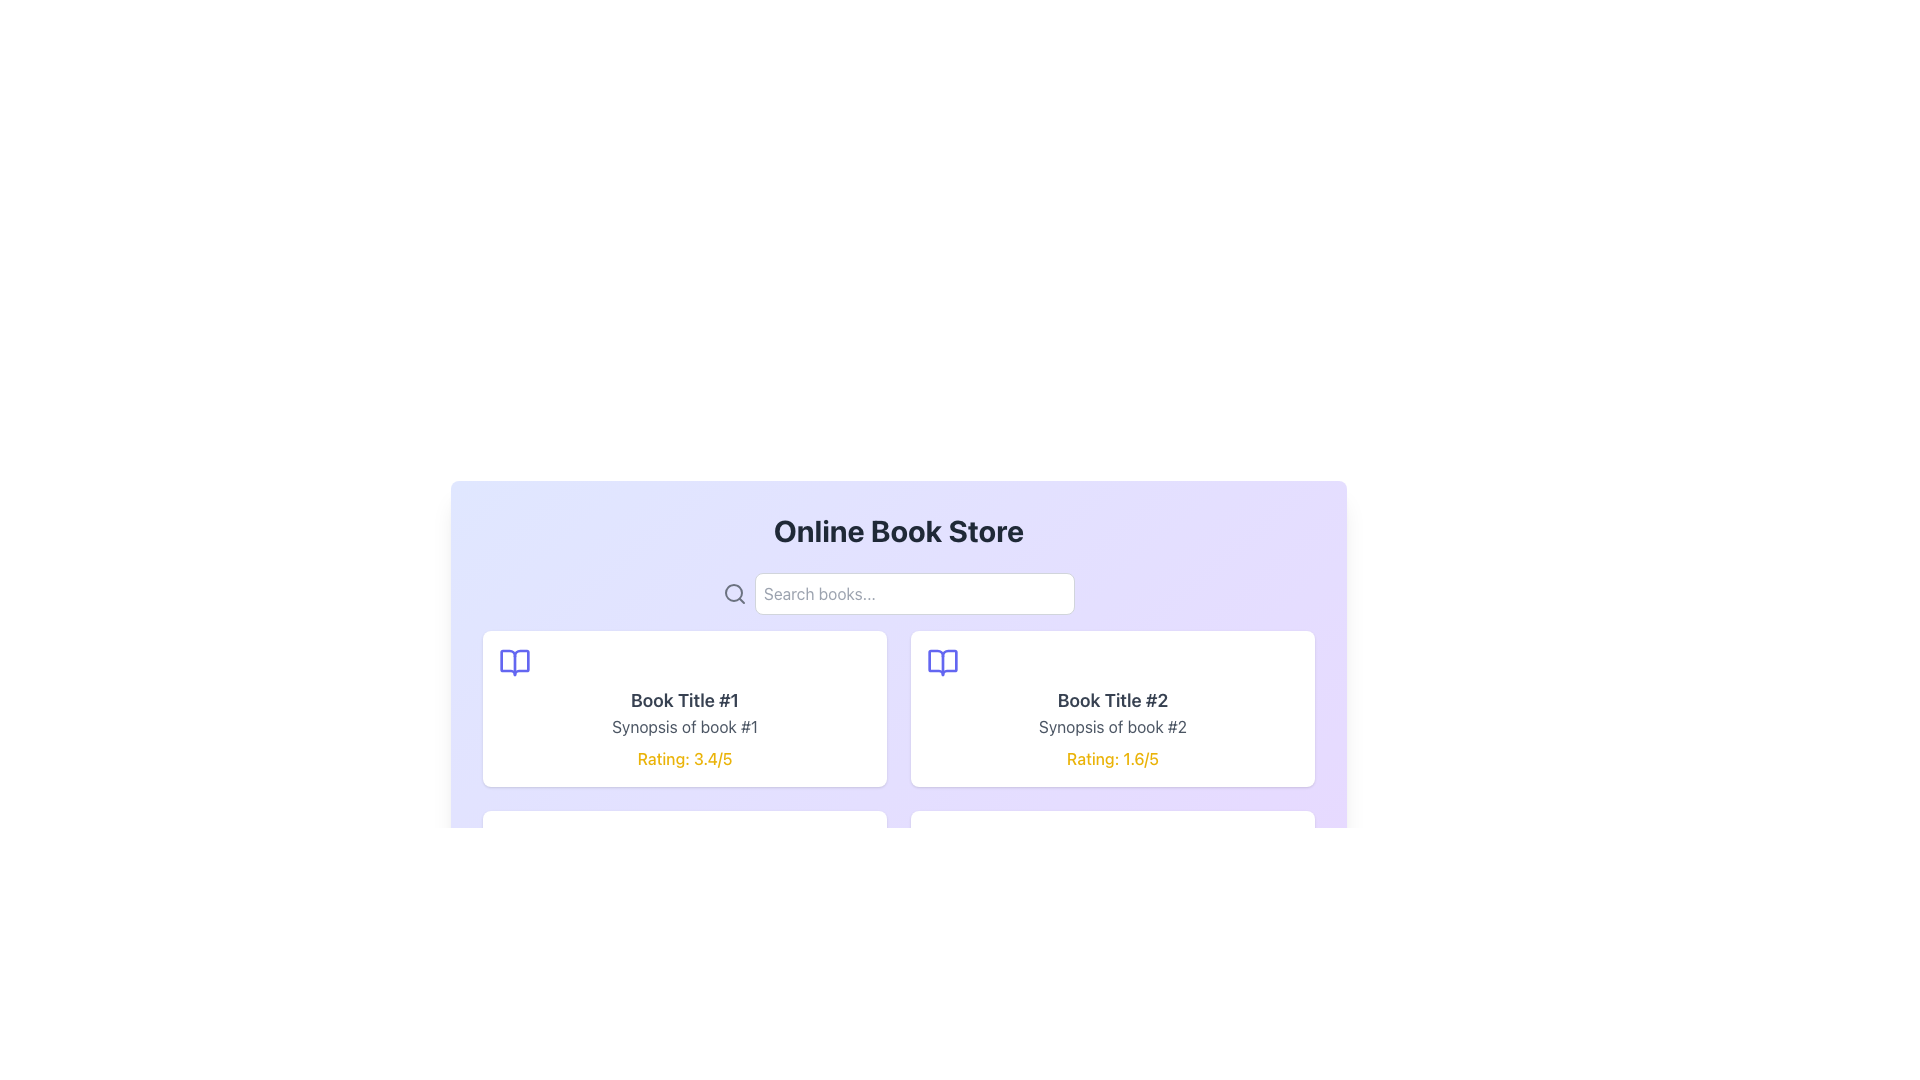  What do you see at coordinates (514, 663) in the screenshot?
I see `the book icon with a purple outline located in the top-left corner of the card titled 'Book Title #1'` at bounding box center [514, 663].